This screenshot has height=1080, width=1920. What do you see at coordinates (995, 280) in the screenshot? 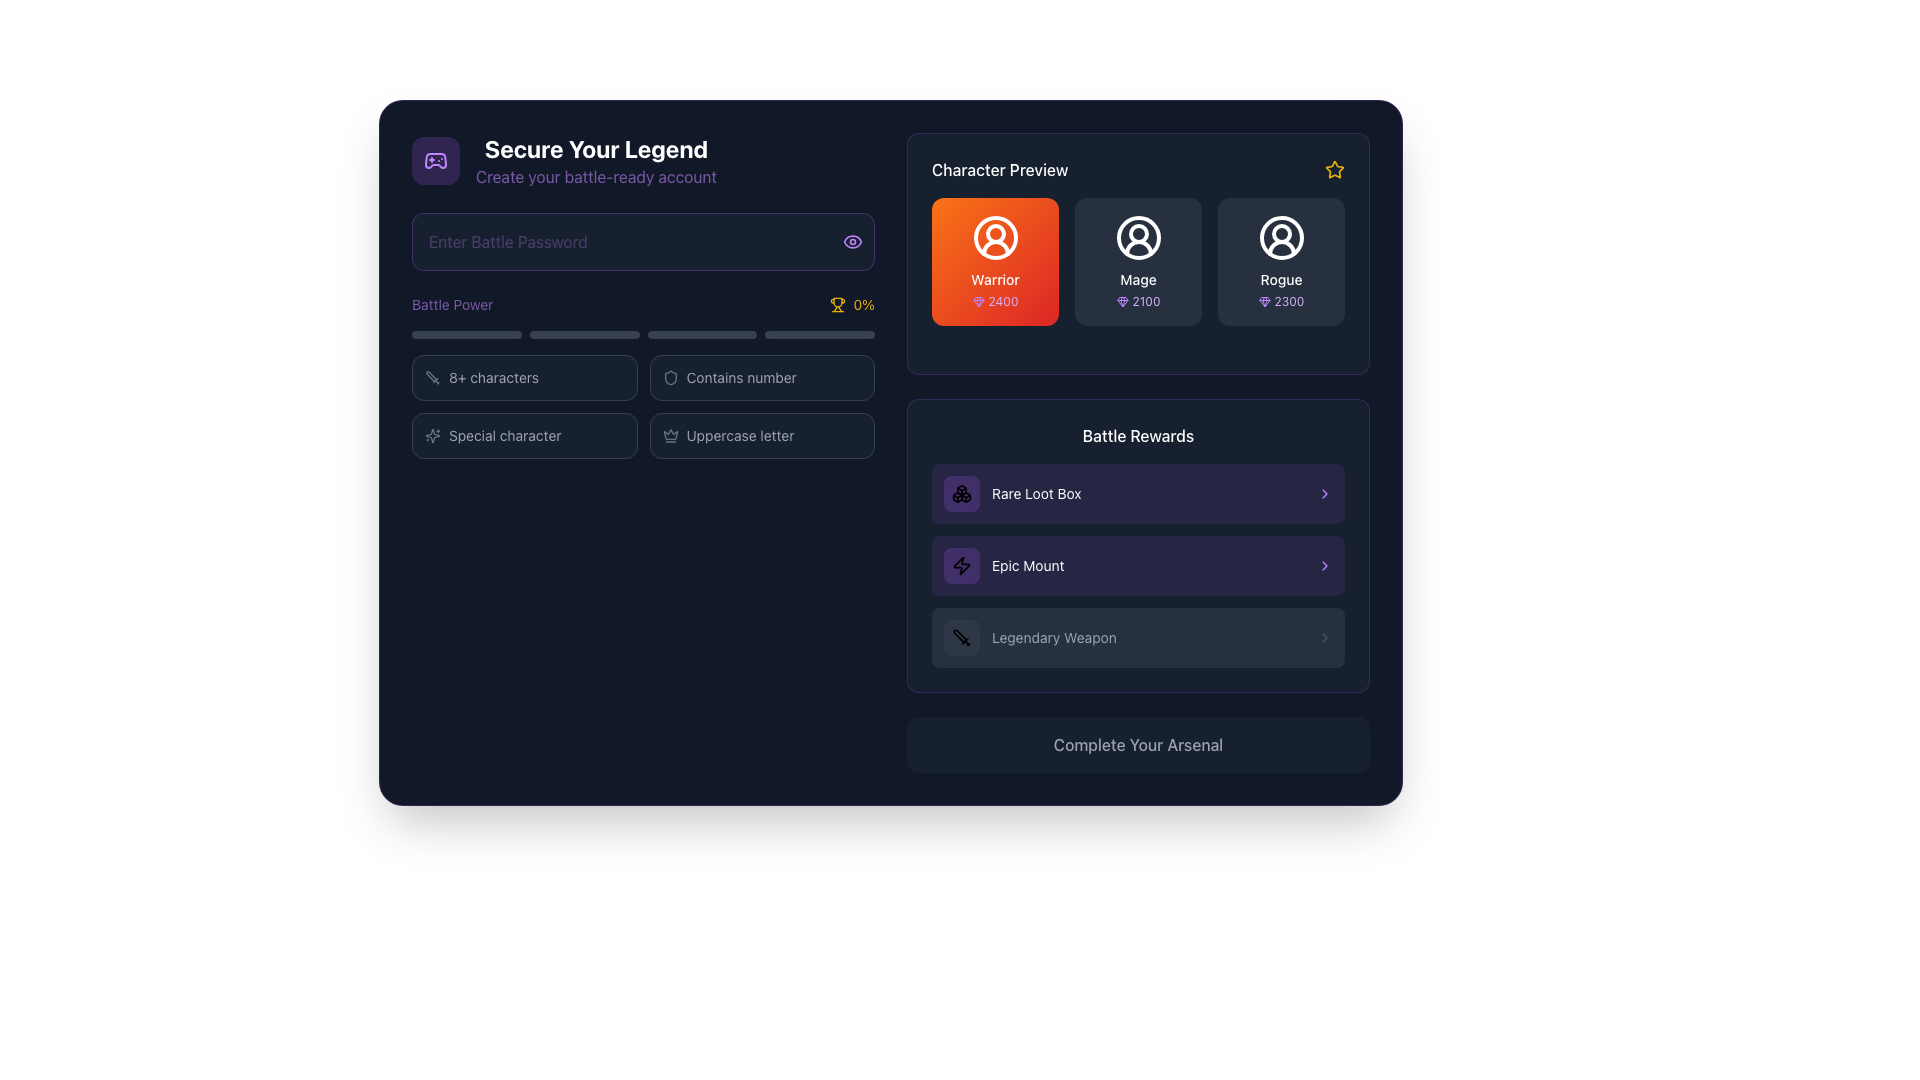
I see `information displayed on the 'Character Name' text label located in the 'Character Preview' section, which is positioned below the user avatar icon and above the value '2400'` at bounding box center [995, 280].